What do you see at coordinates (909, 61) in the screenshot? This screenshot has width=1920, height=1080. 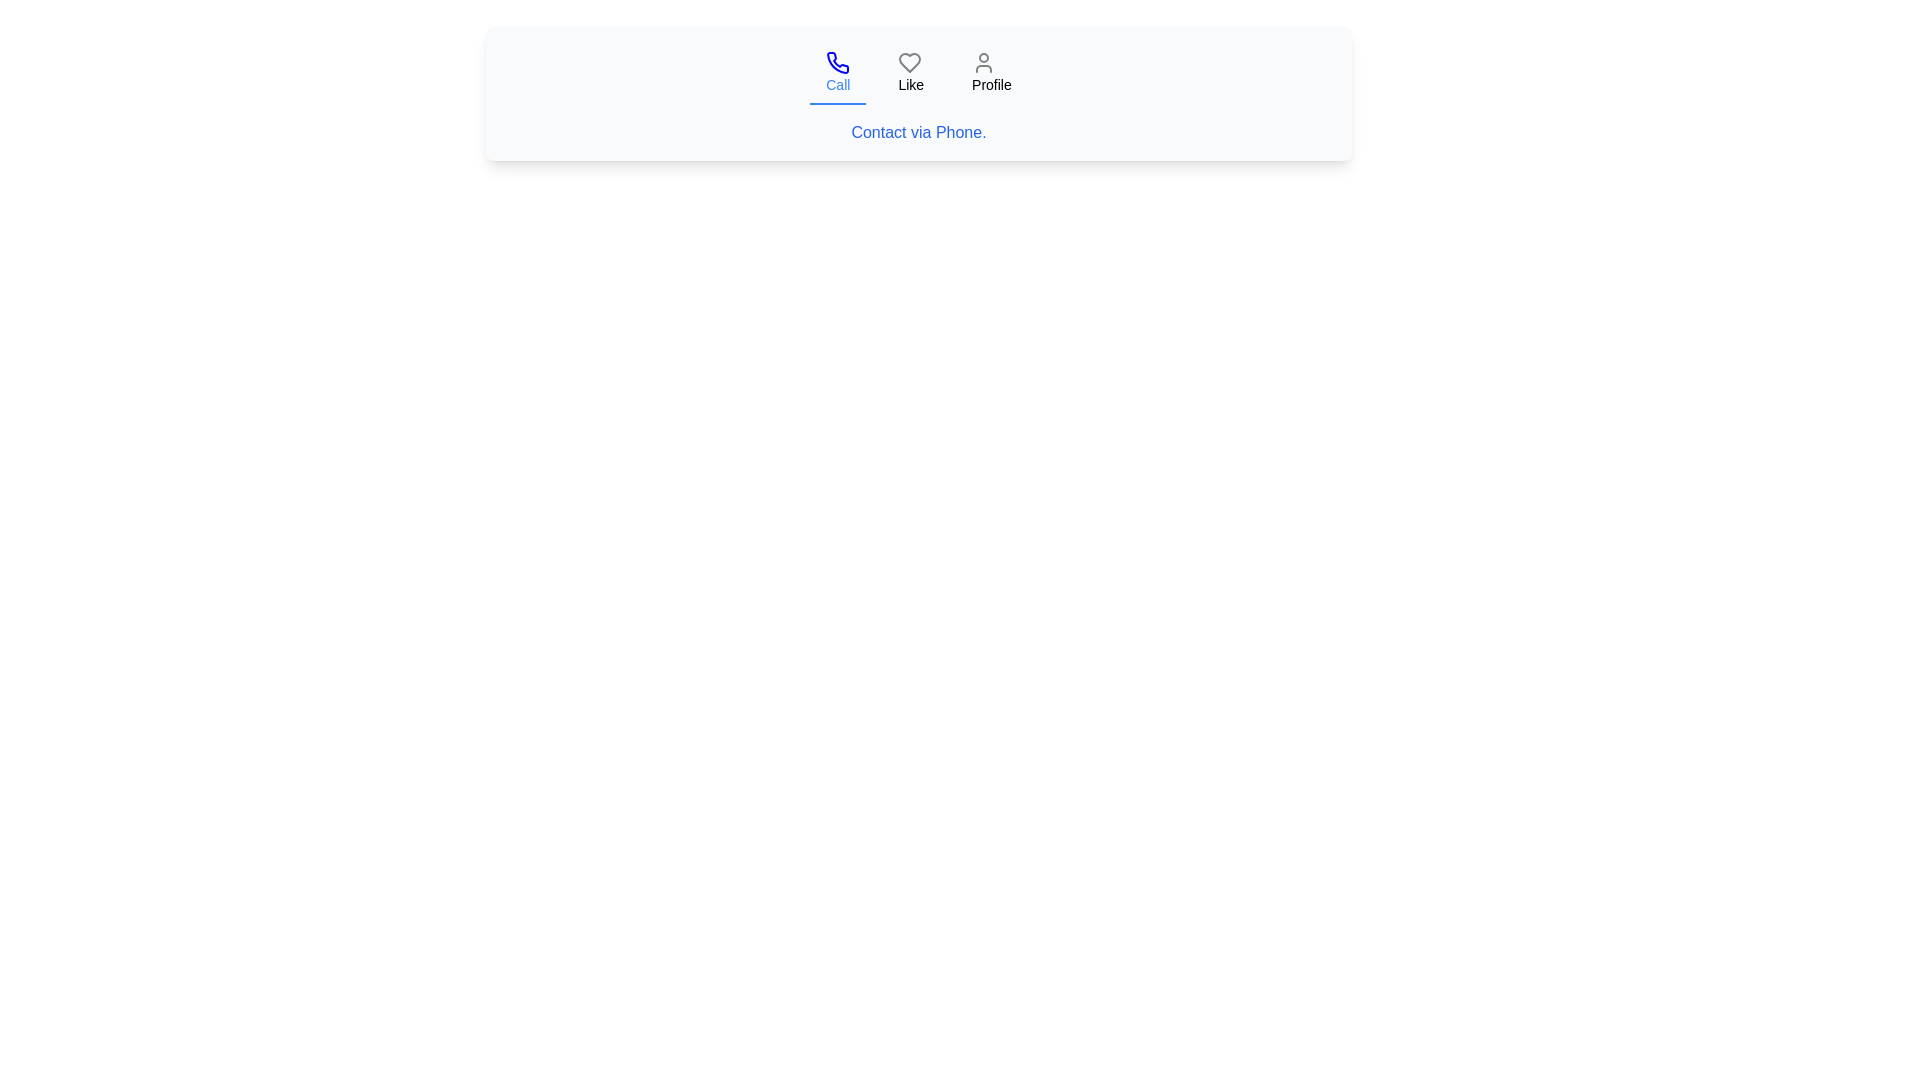 I see `the outlined heart shape icon with a gray stroke that is located adjacent to the 'Like' text in the navigation bar` at bounding box center [909, 61].